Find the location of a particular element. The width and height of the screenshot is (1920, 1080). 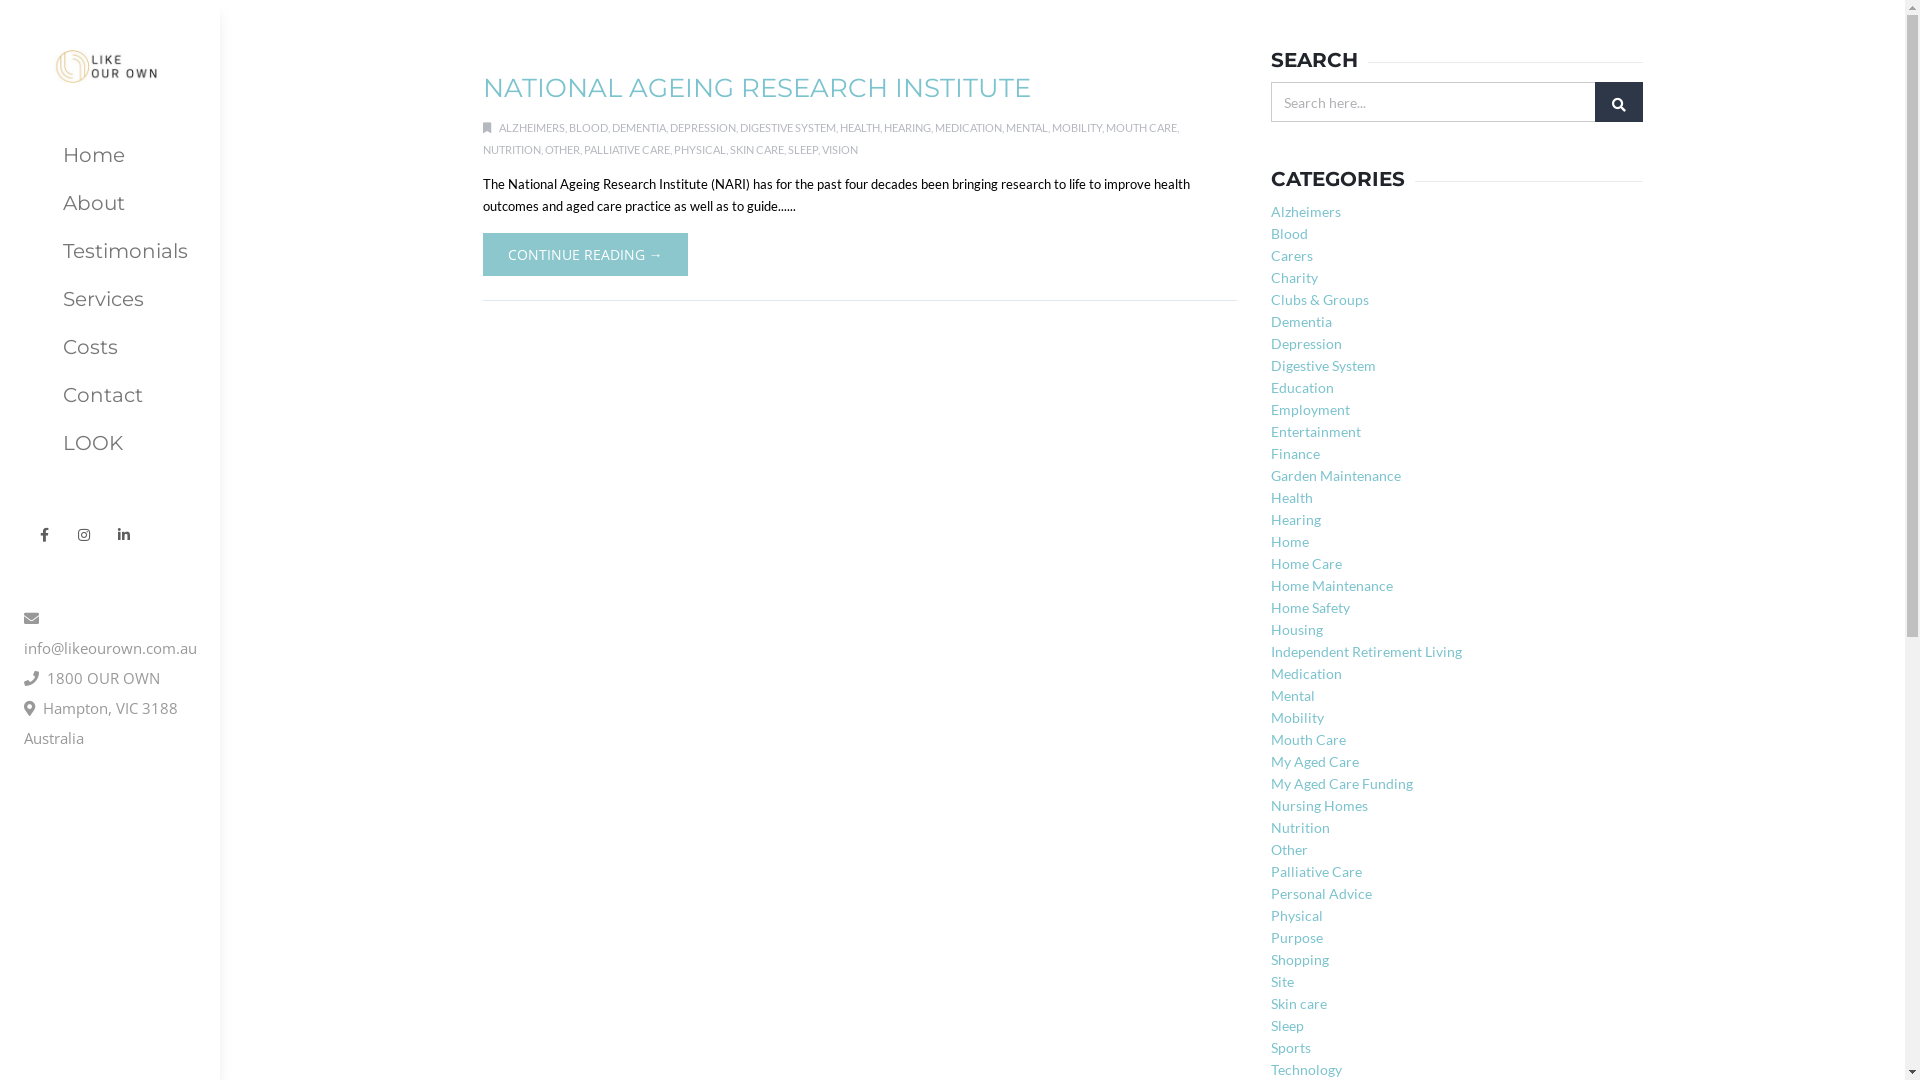

'NATIONAL AGEING RESEARCH INSTITUTE' is located at coordinates (755, 87).